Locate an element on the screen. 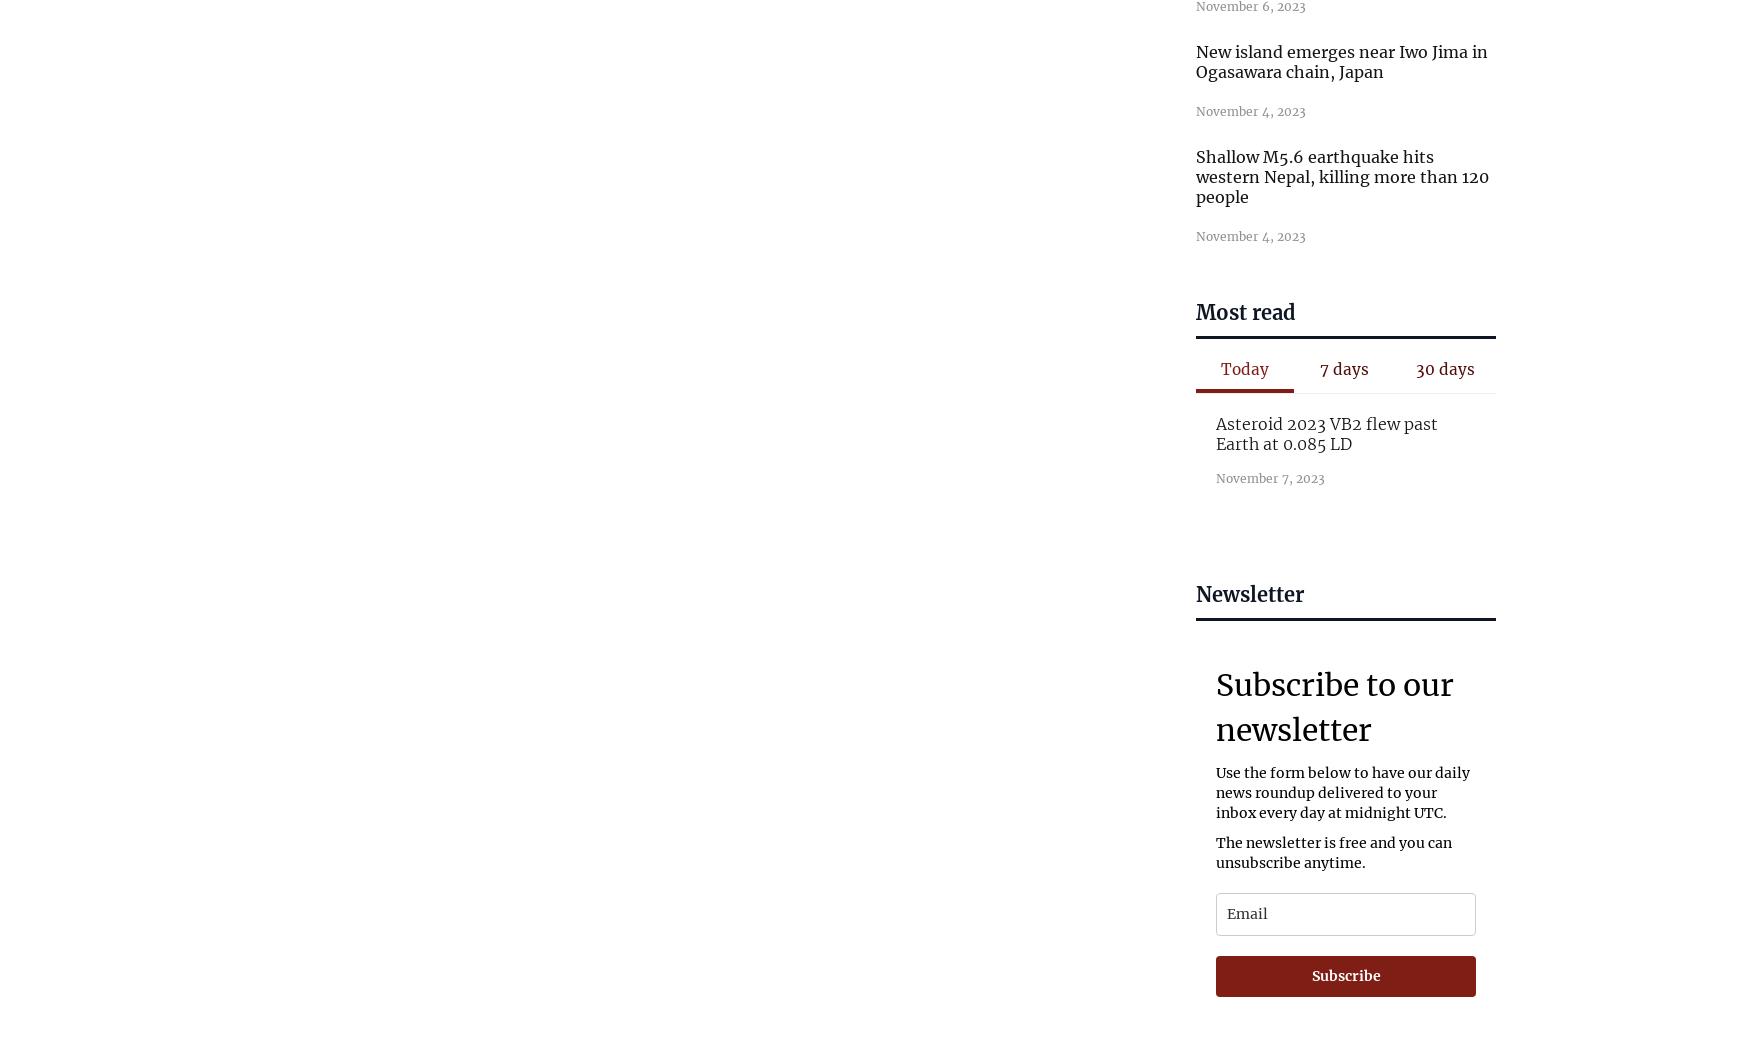 Image resolution: width=1750 pixels, height=1043 pixels. 'November 7, 2023' is located at coordinates (1269, 476).